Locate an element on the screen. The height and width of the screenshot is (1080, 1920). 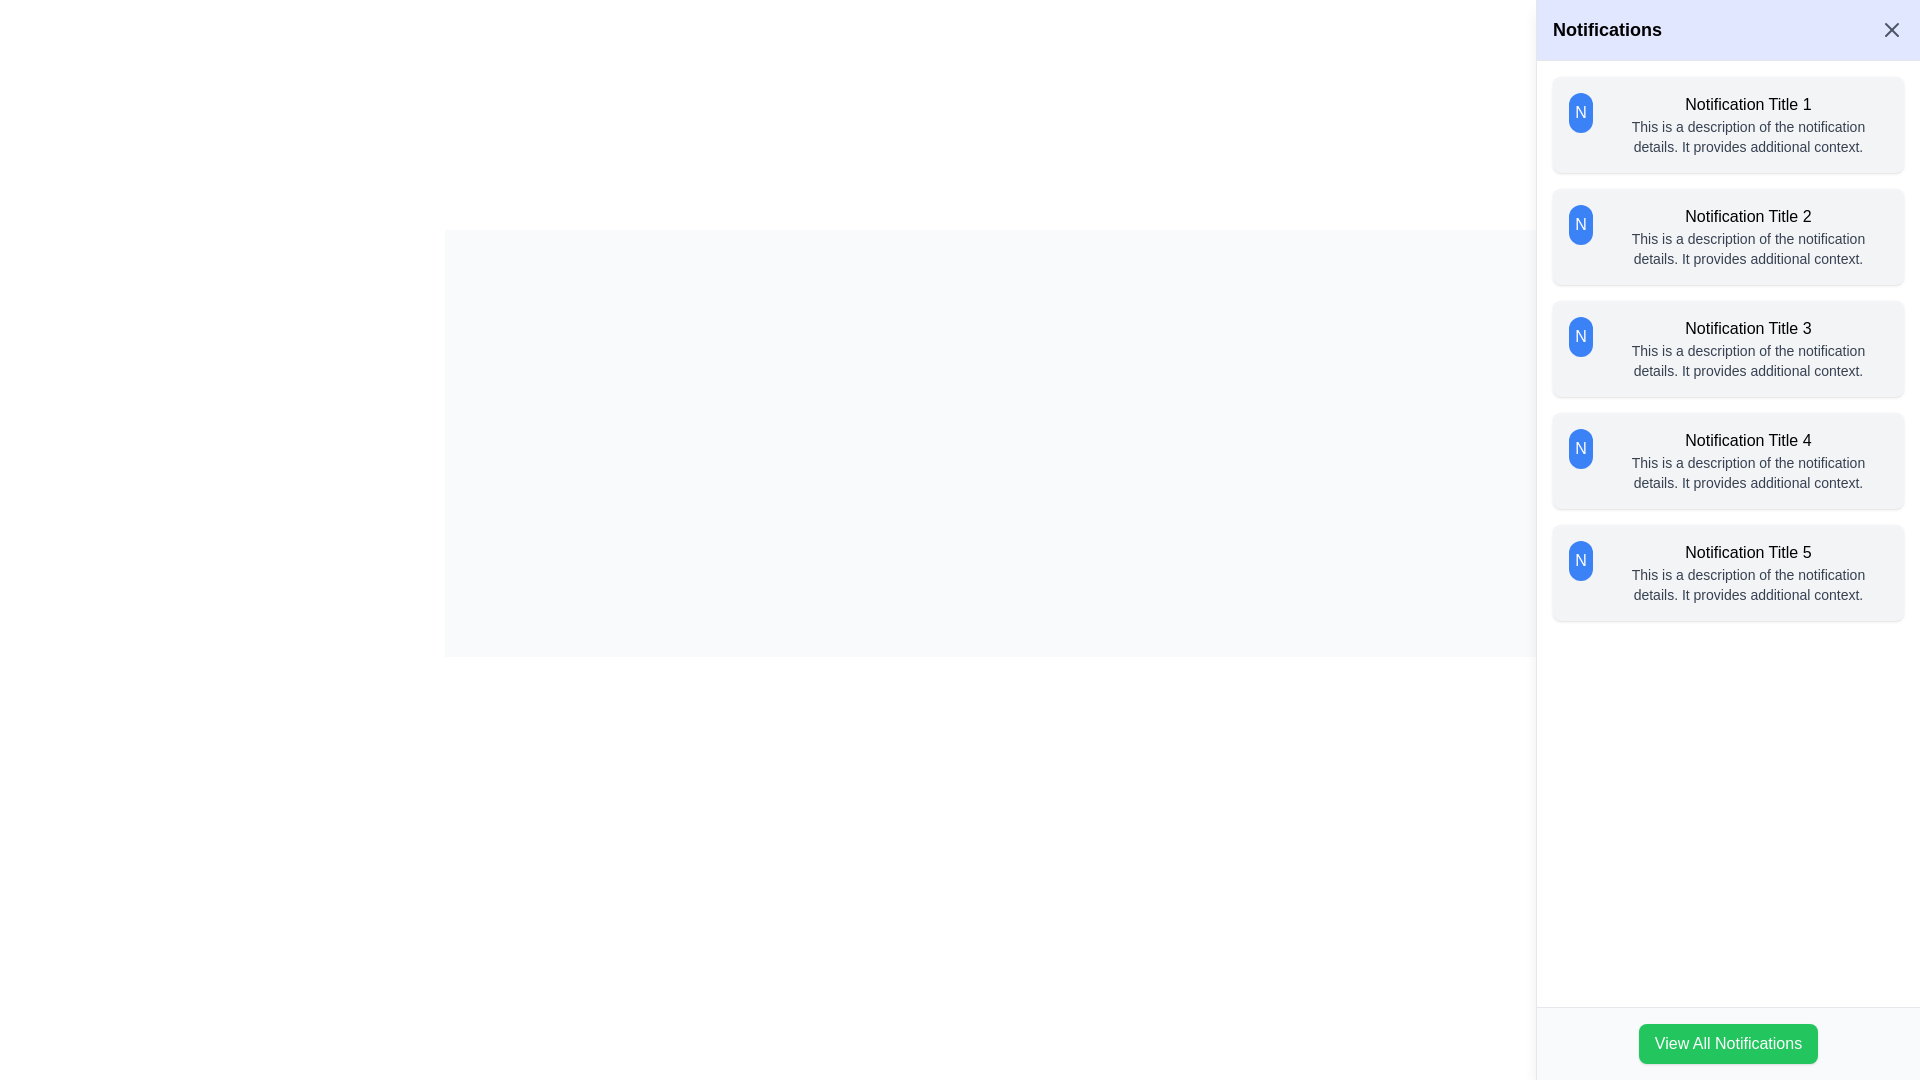
the Decorative icon with a blue background containing the letter 'N' in white, located on the left side of the second notification card in a vertical list of notifications is located at coordinates (1579, 224).